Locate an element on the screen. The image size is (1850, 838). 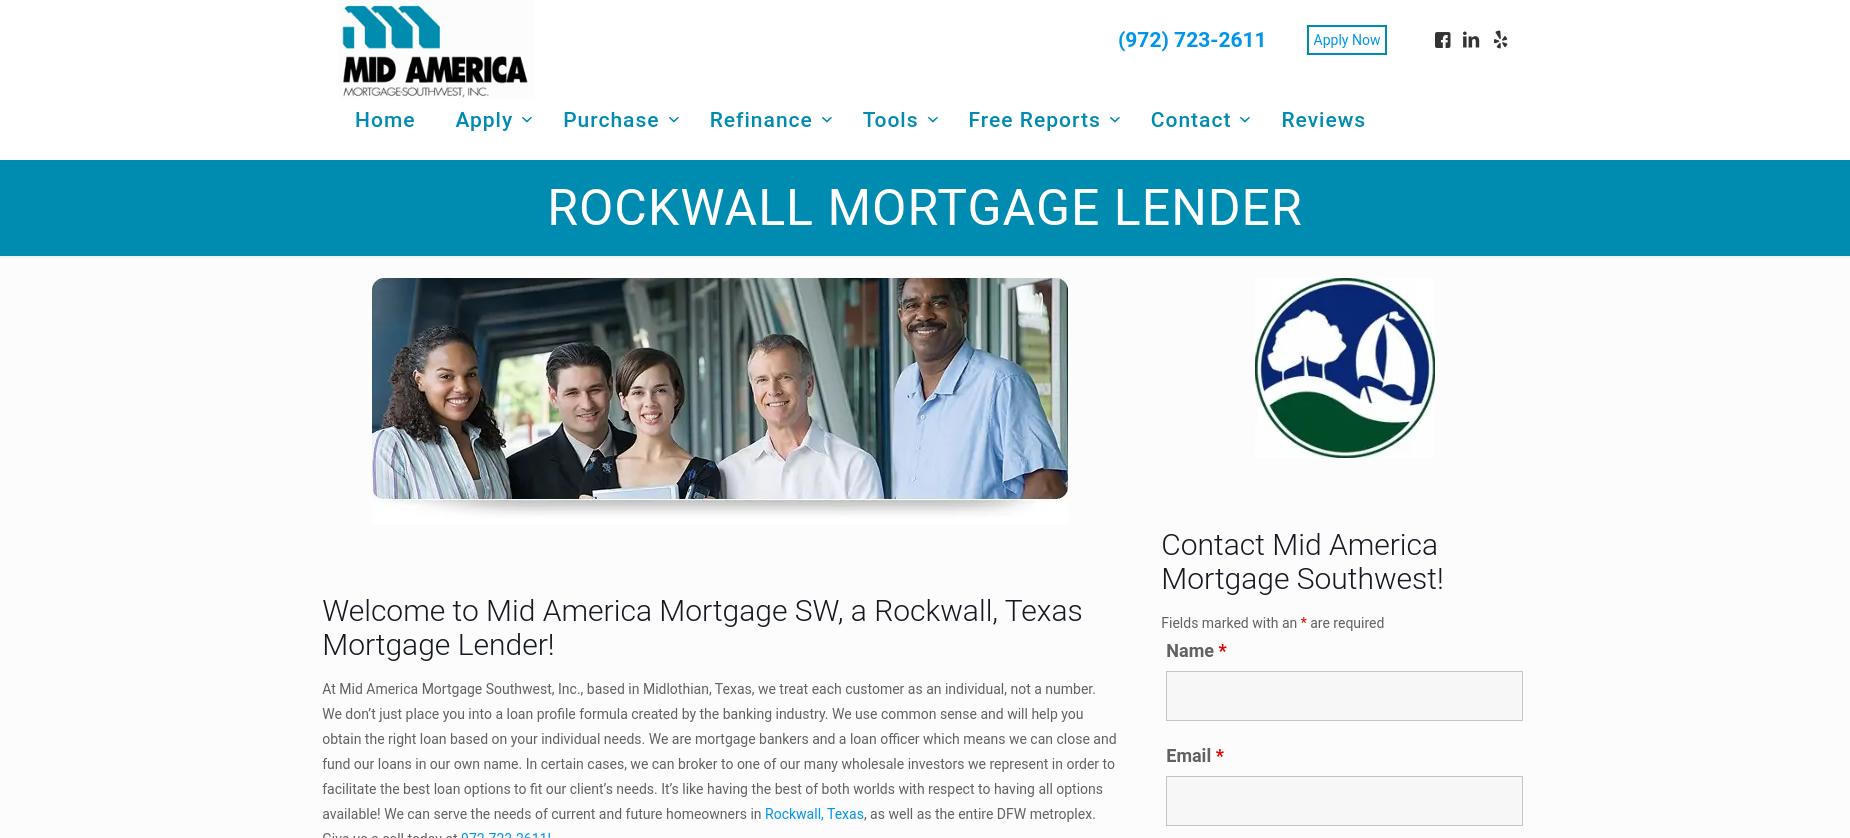
'Name' is located at coordinates (1165, 648).